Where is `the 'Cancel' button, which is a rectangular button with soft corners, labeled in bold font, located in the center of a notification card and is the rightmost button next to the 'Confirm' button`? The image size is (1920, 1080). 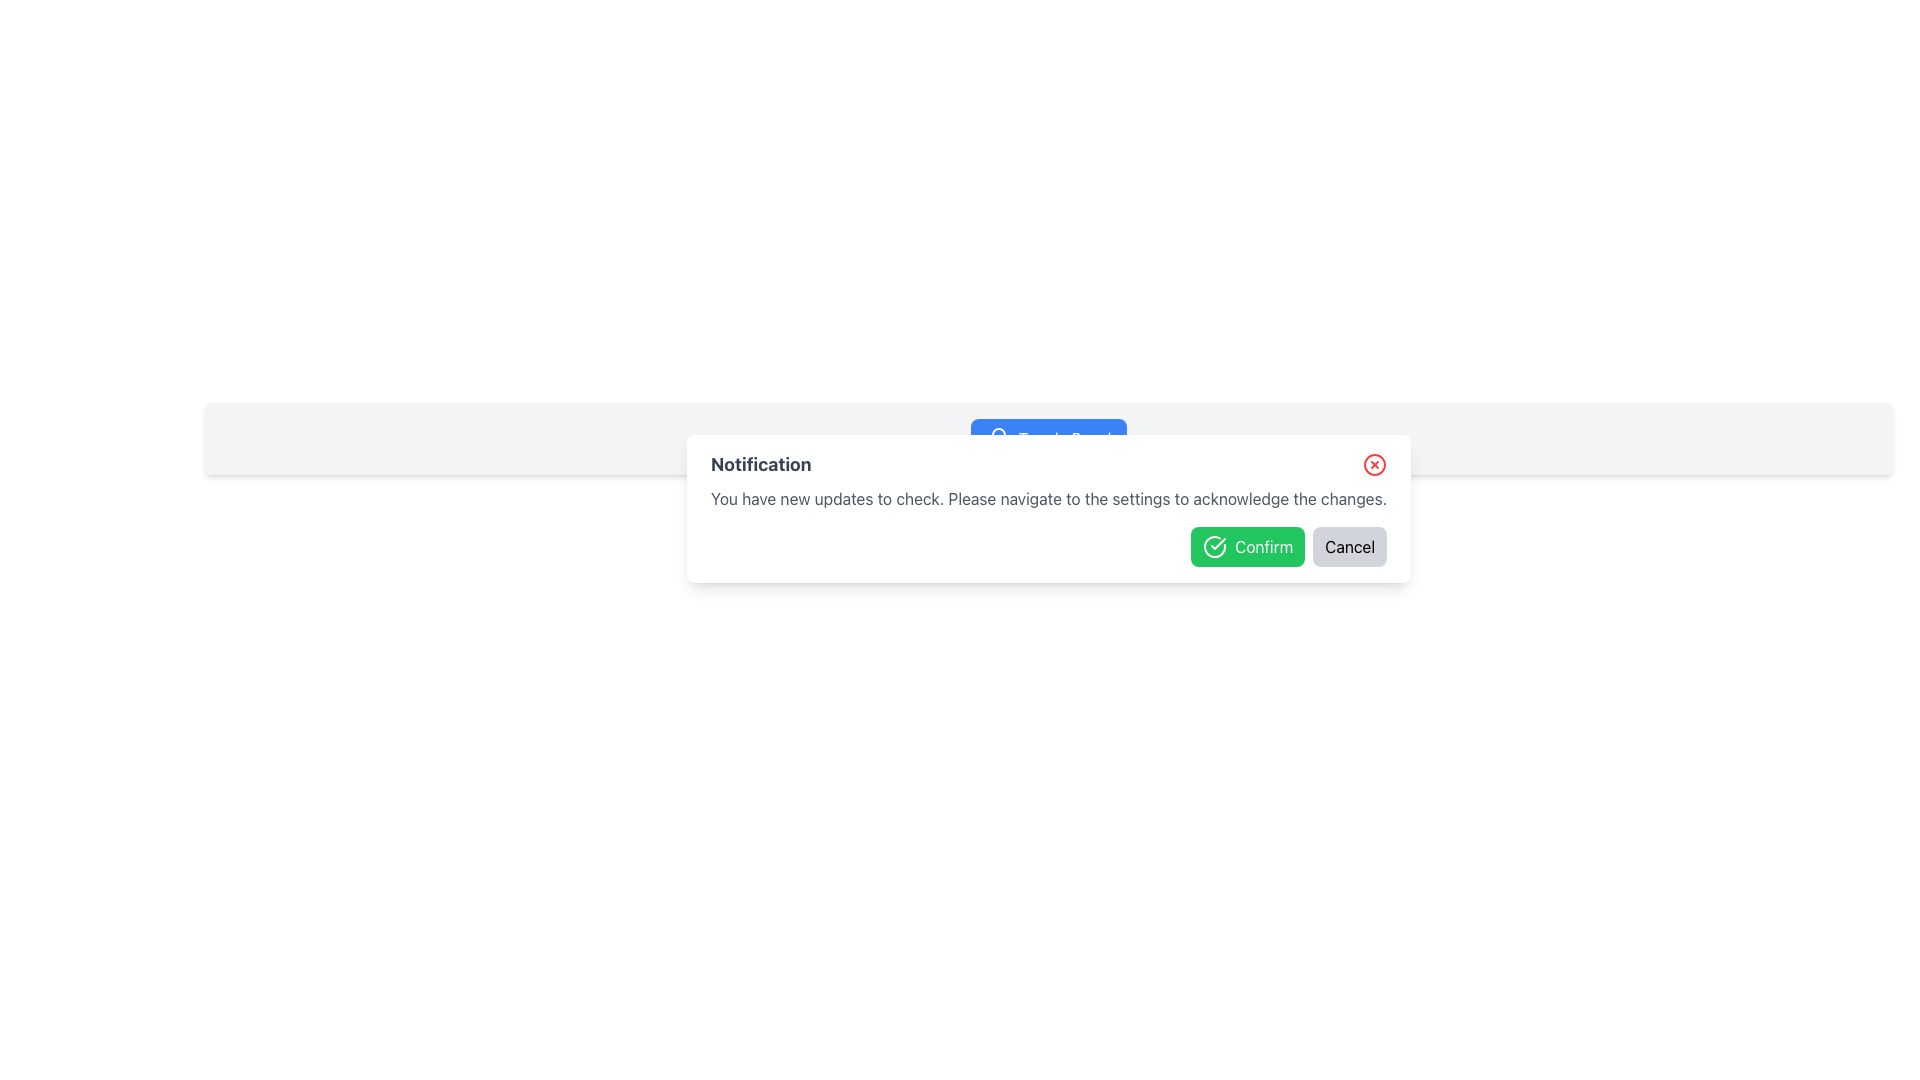 the 'Cancel' button, which is a rectangular button with soft corners, labeled in bold font, located in the center of a notification card and is the rightmost button next to the 'Confirm' button is located at coordinates (1350, 547).